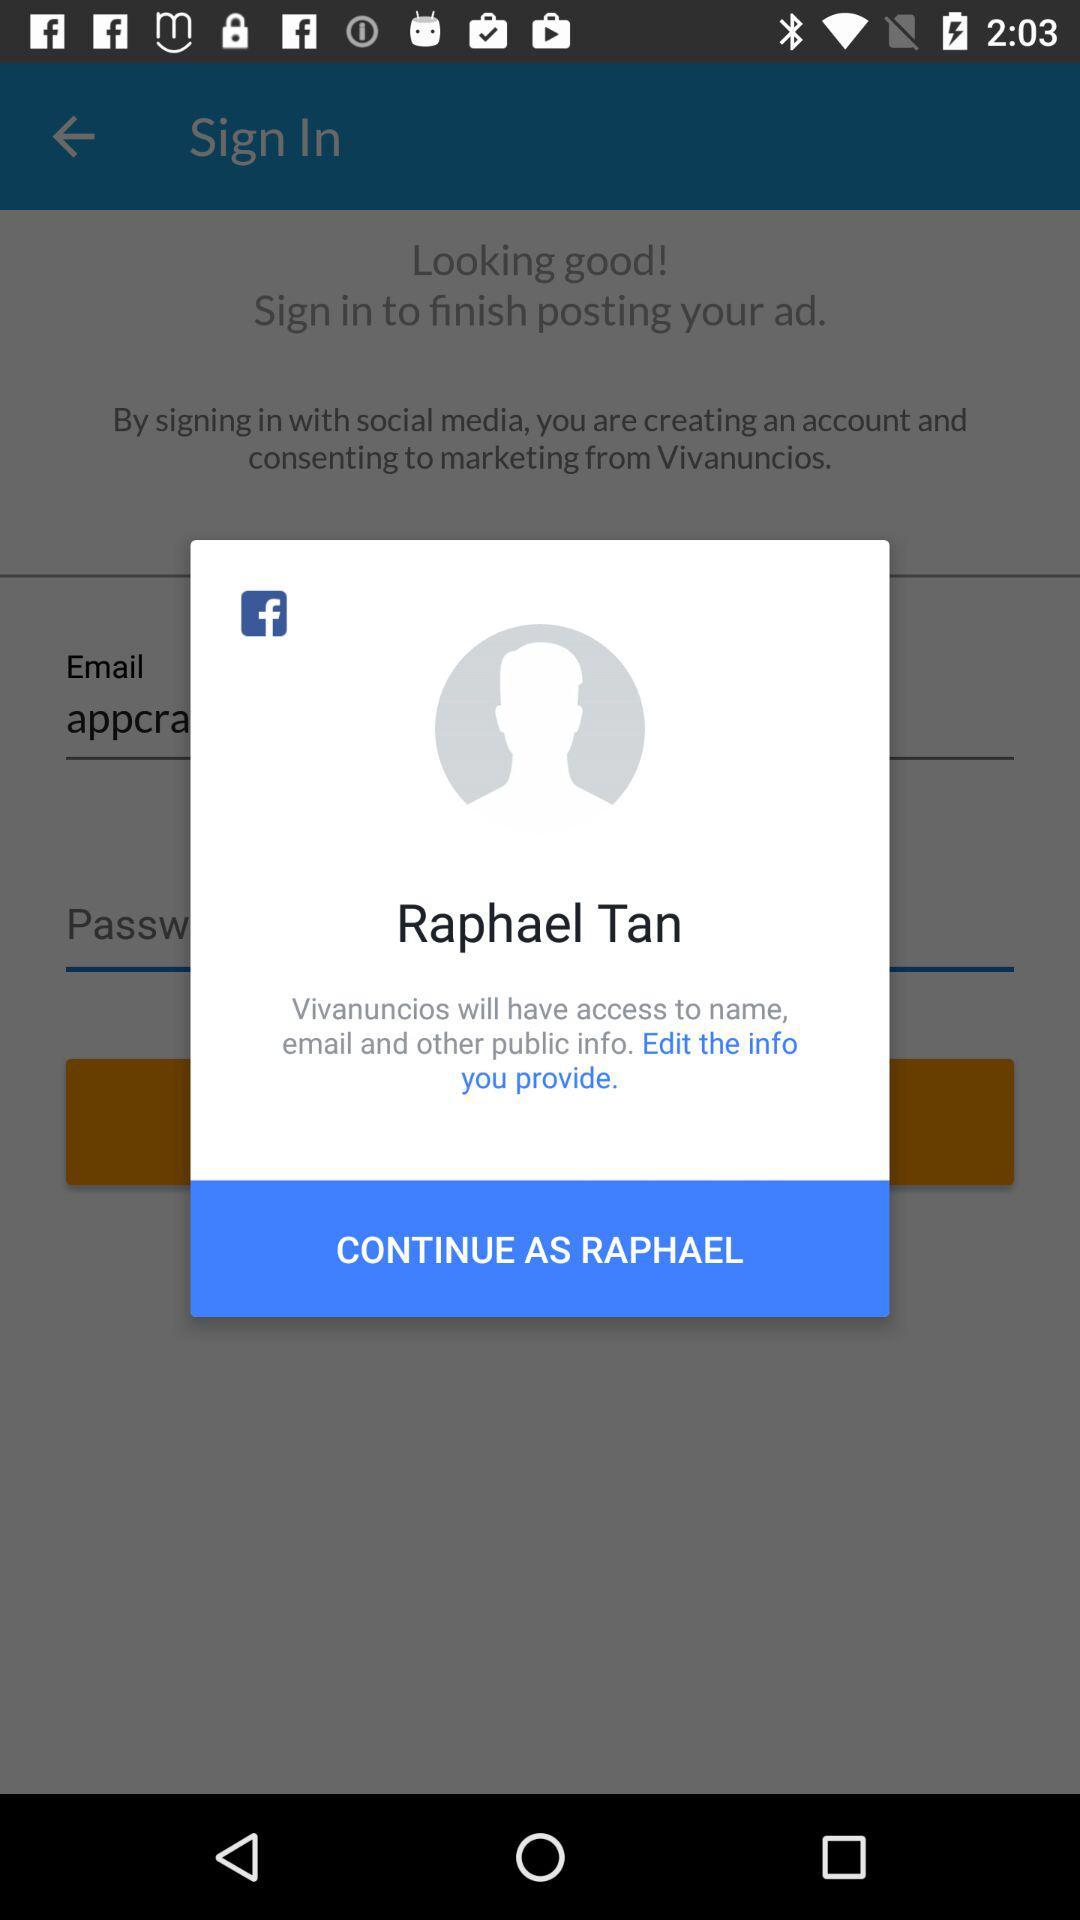  I want to click on vivanuncios will have item, so click(540, 1041).